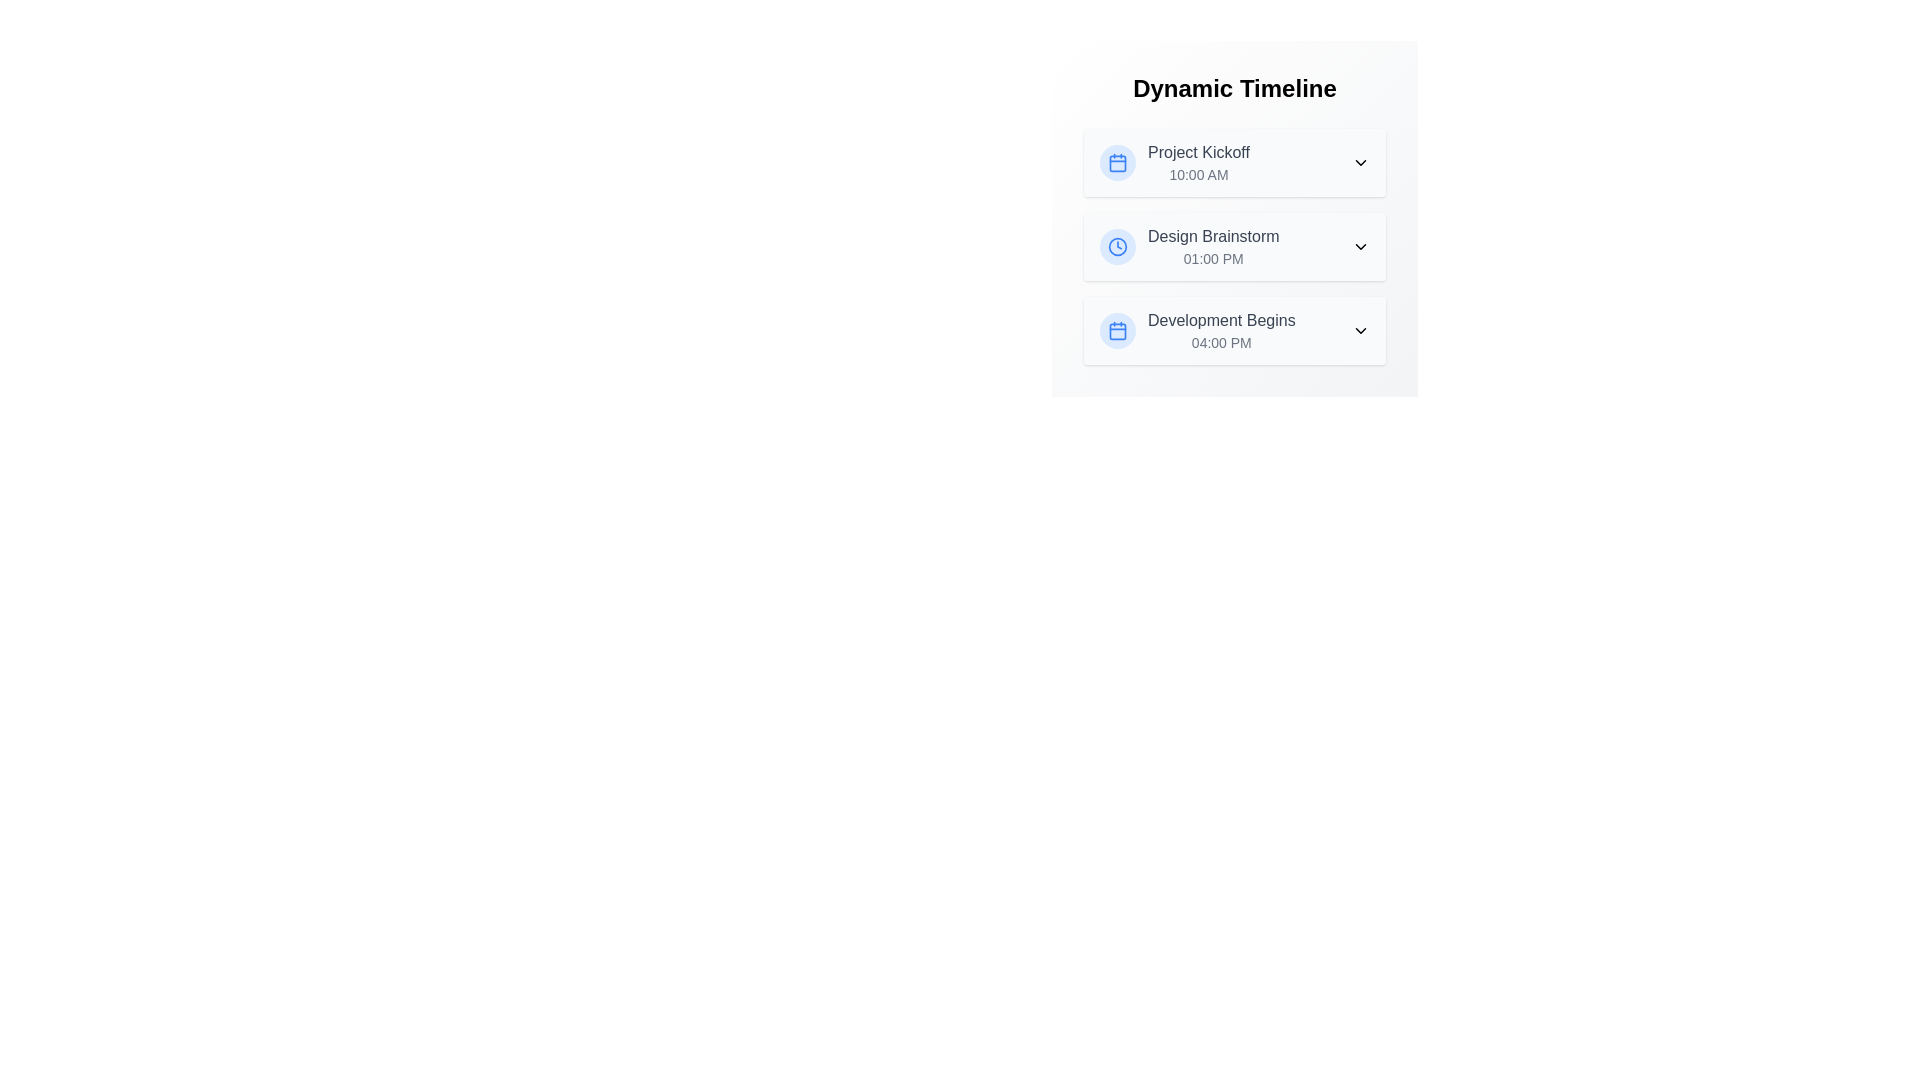 The height and width of the screenshot is (1080, 1920). Describe the element at coordinates (1220, 319) in the screenshot. I see `the text label displaying 'Development Begins', which is styled in medium gray font and positioned between 'Design Brainstorm' and '04:00 PM' in the 'Dynamic Timeline' interface` at that location.